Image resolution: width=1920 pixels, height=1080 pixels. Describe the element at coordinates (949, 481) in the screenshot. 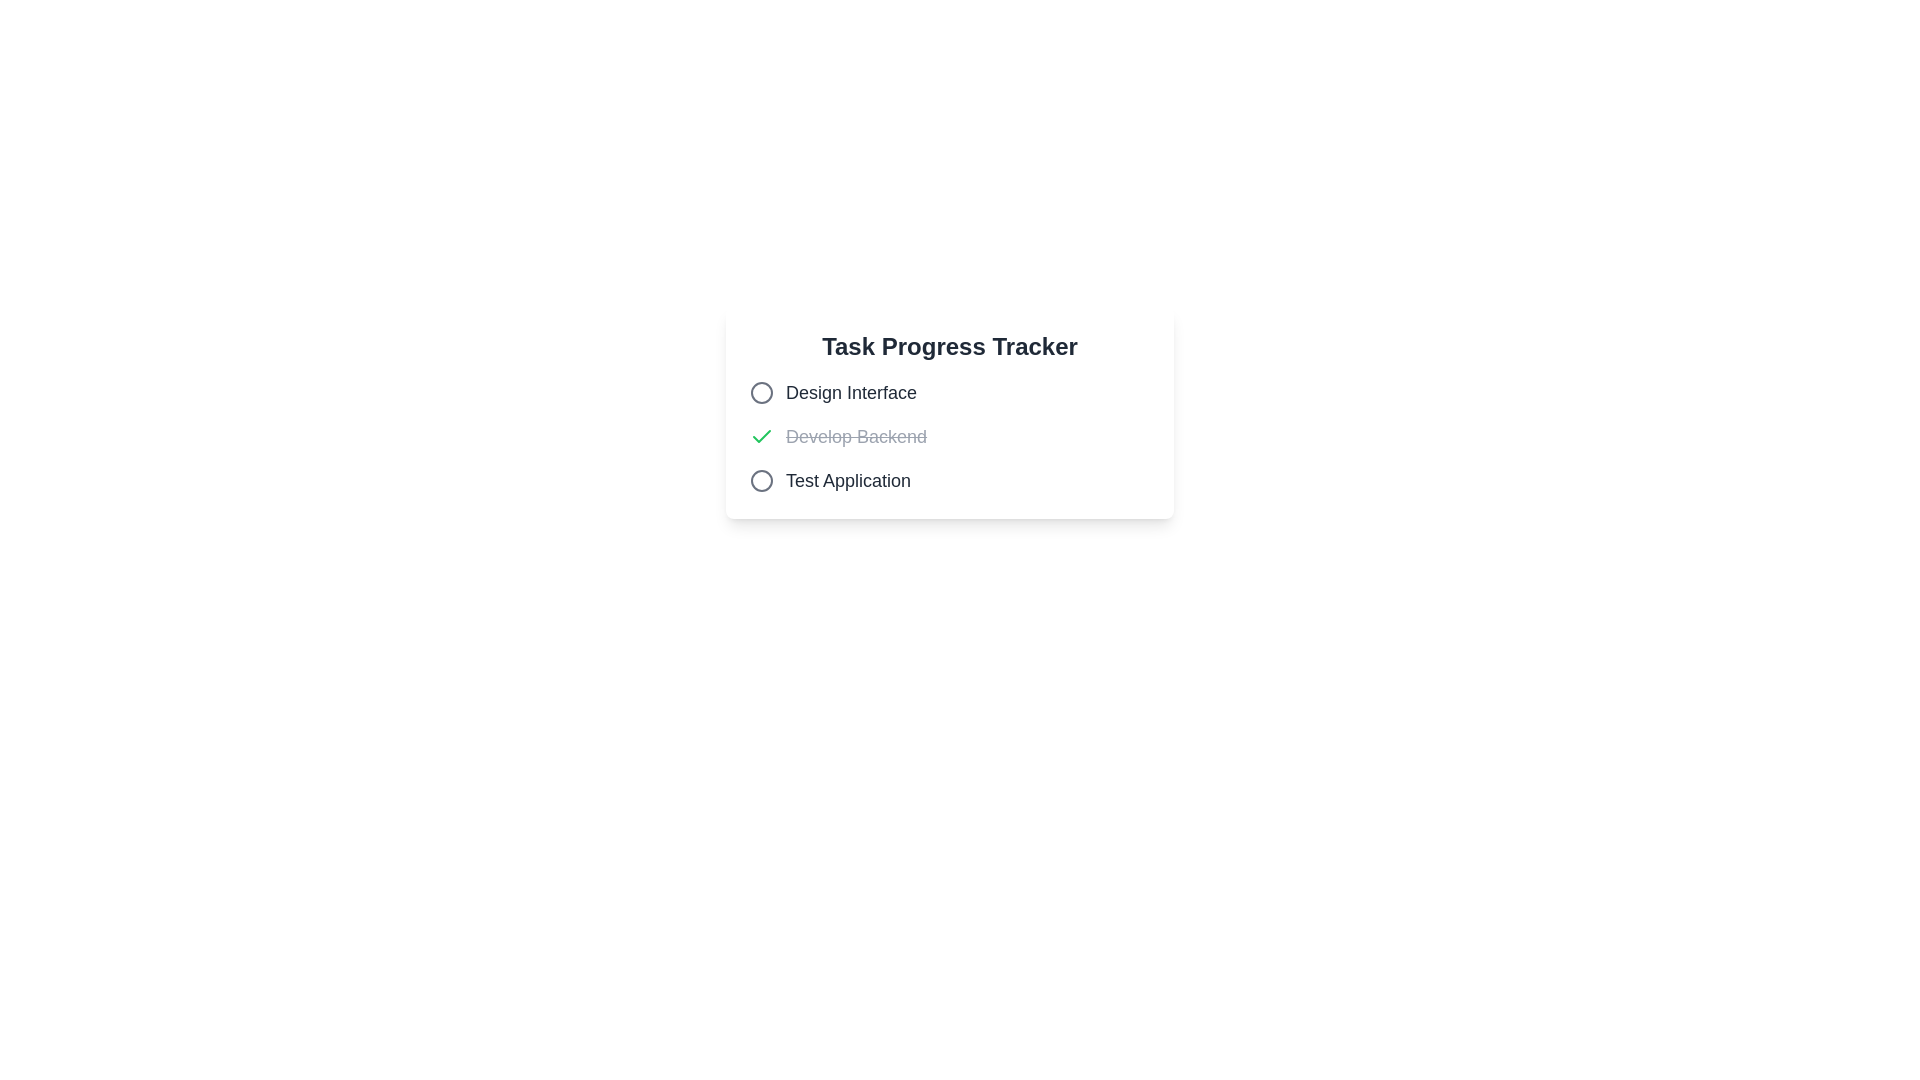

I see `the 'Test Application' task tracker list item` at that location.